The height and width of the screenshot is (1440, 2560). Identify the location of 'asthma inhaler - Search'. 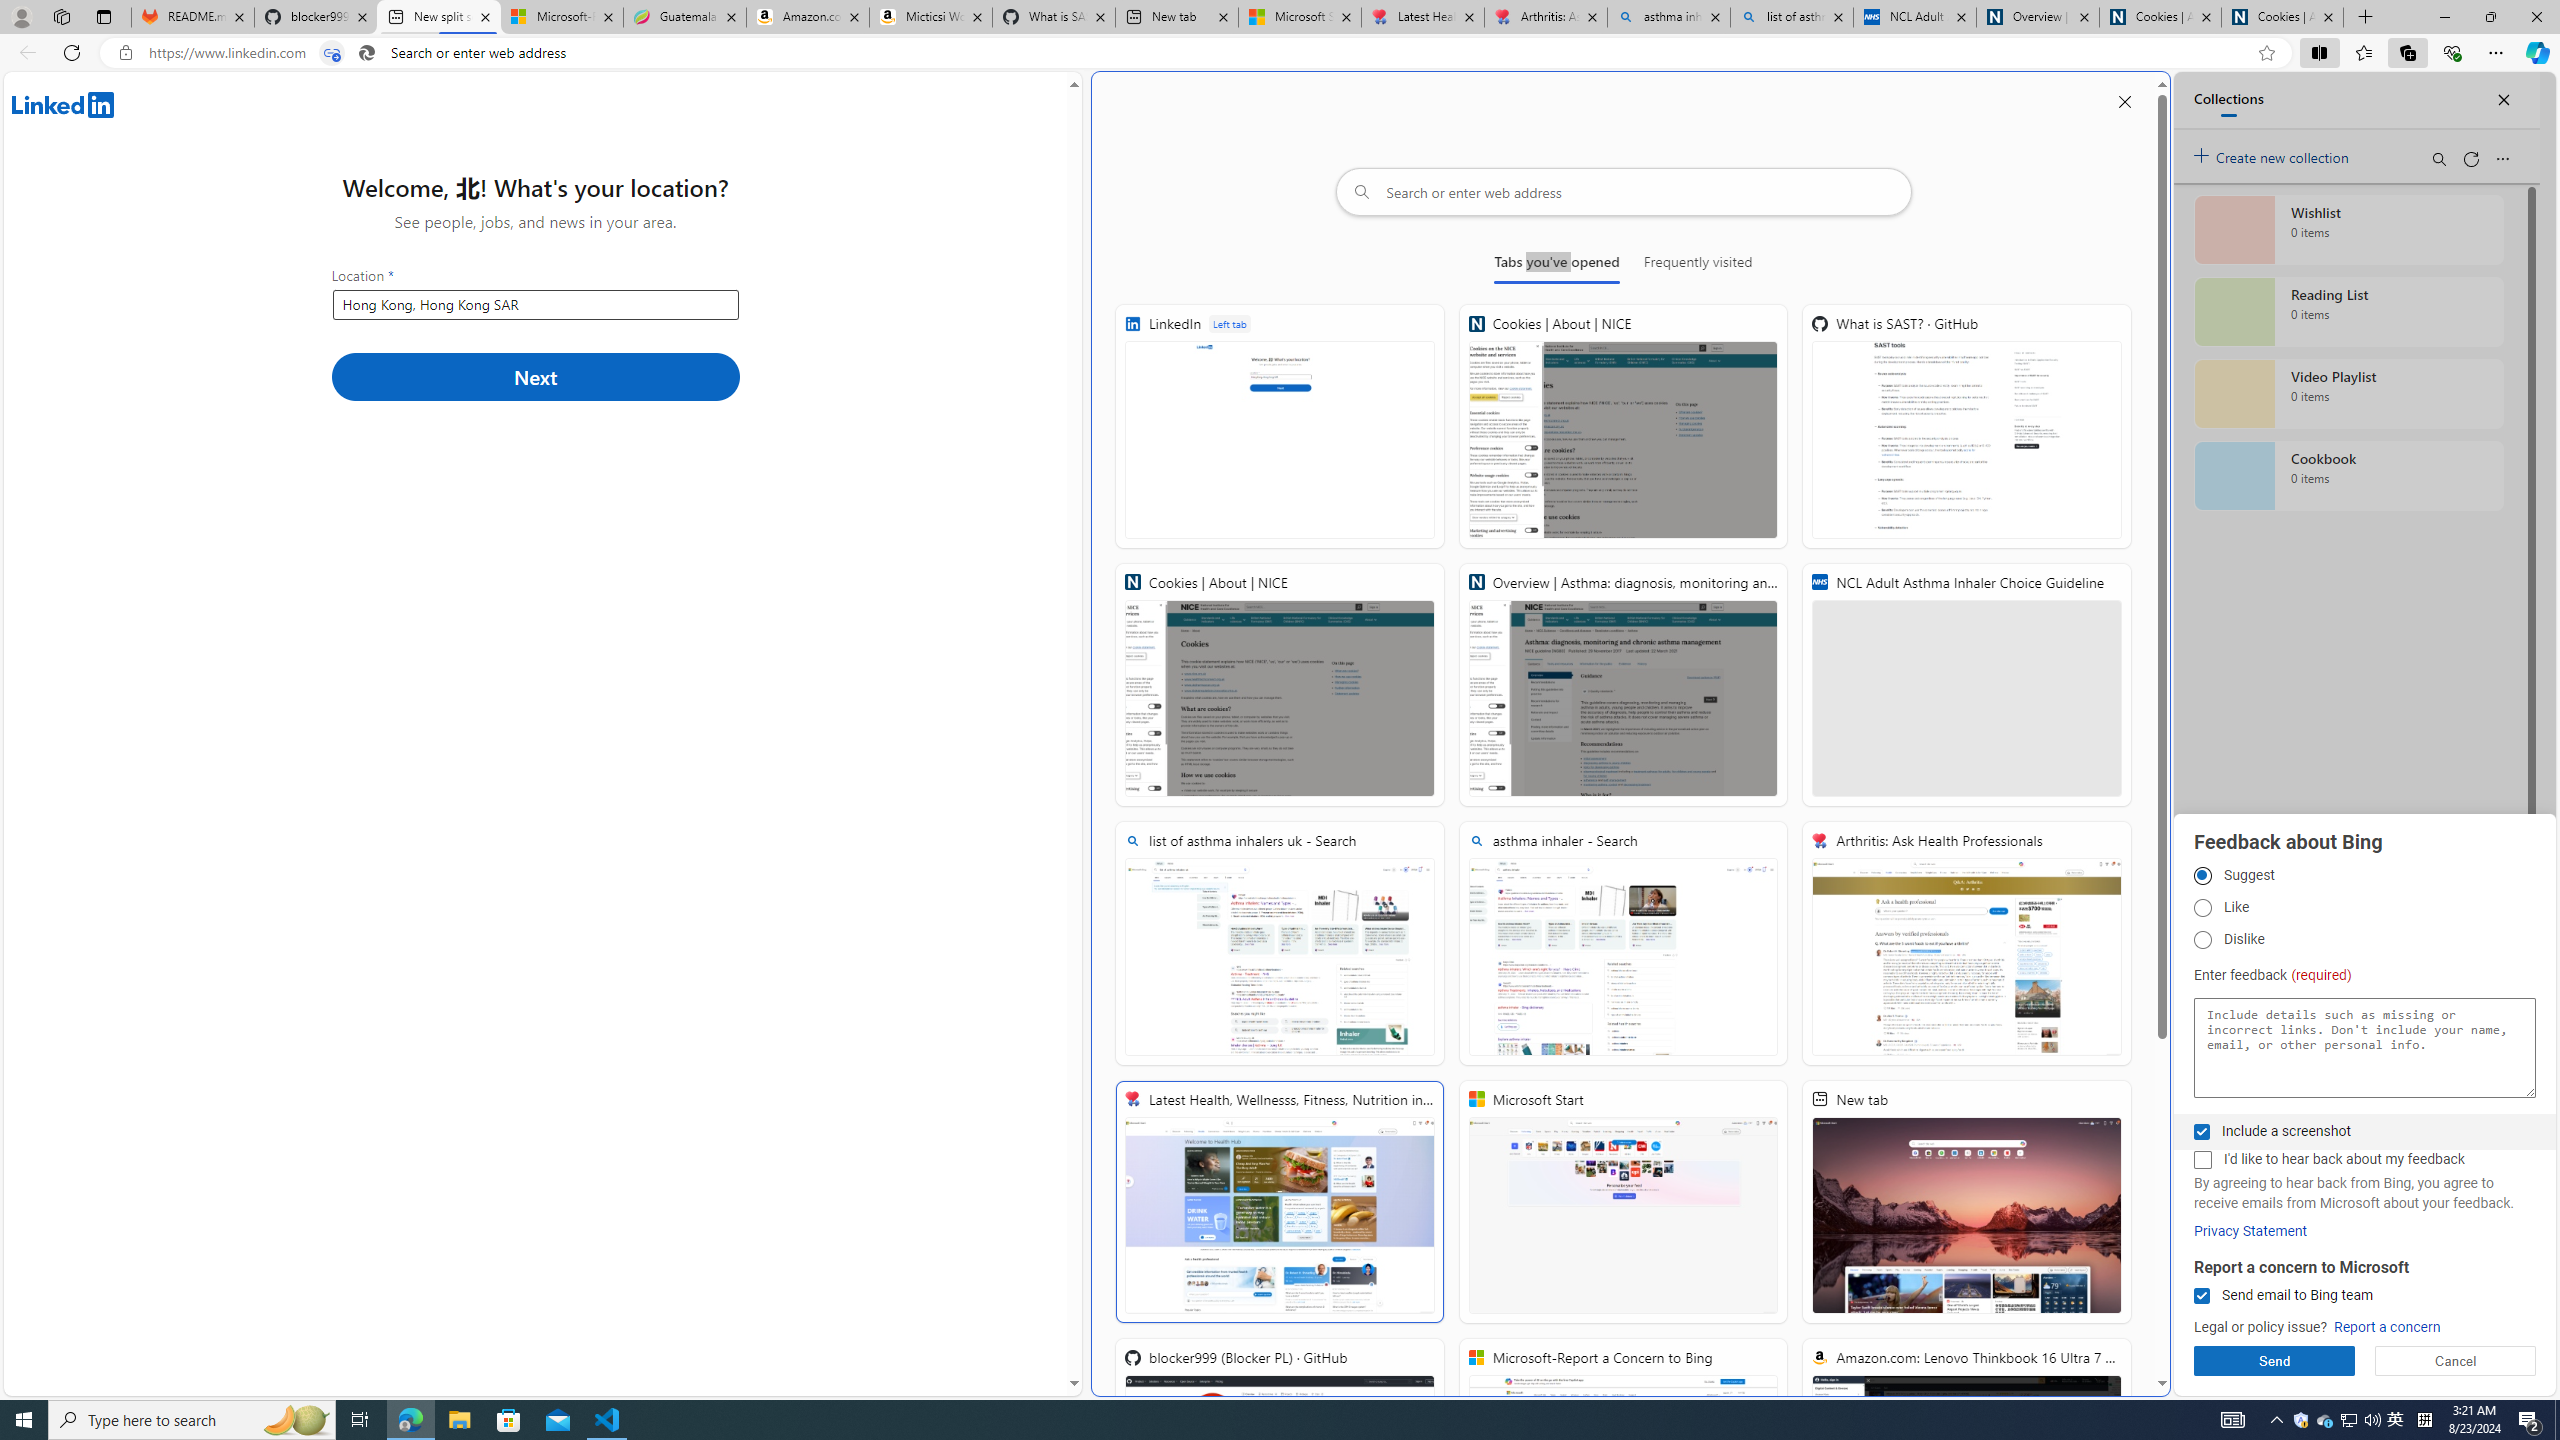
(1622, 942).